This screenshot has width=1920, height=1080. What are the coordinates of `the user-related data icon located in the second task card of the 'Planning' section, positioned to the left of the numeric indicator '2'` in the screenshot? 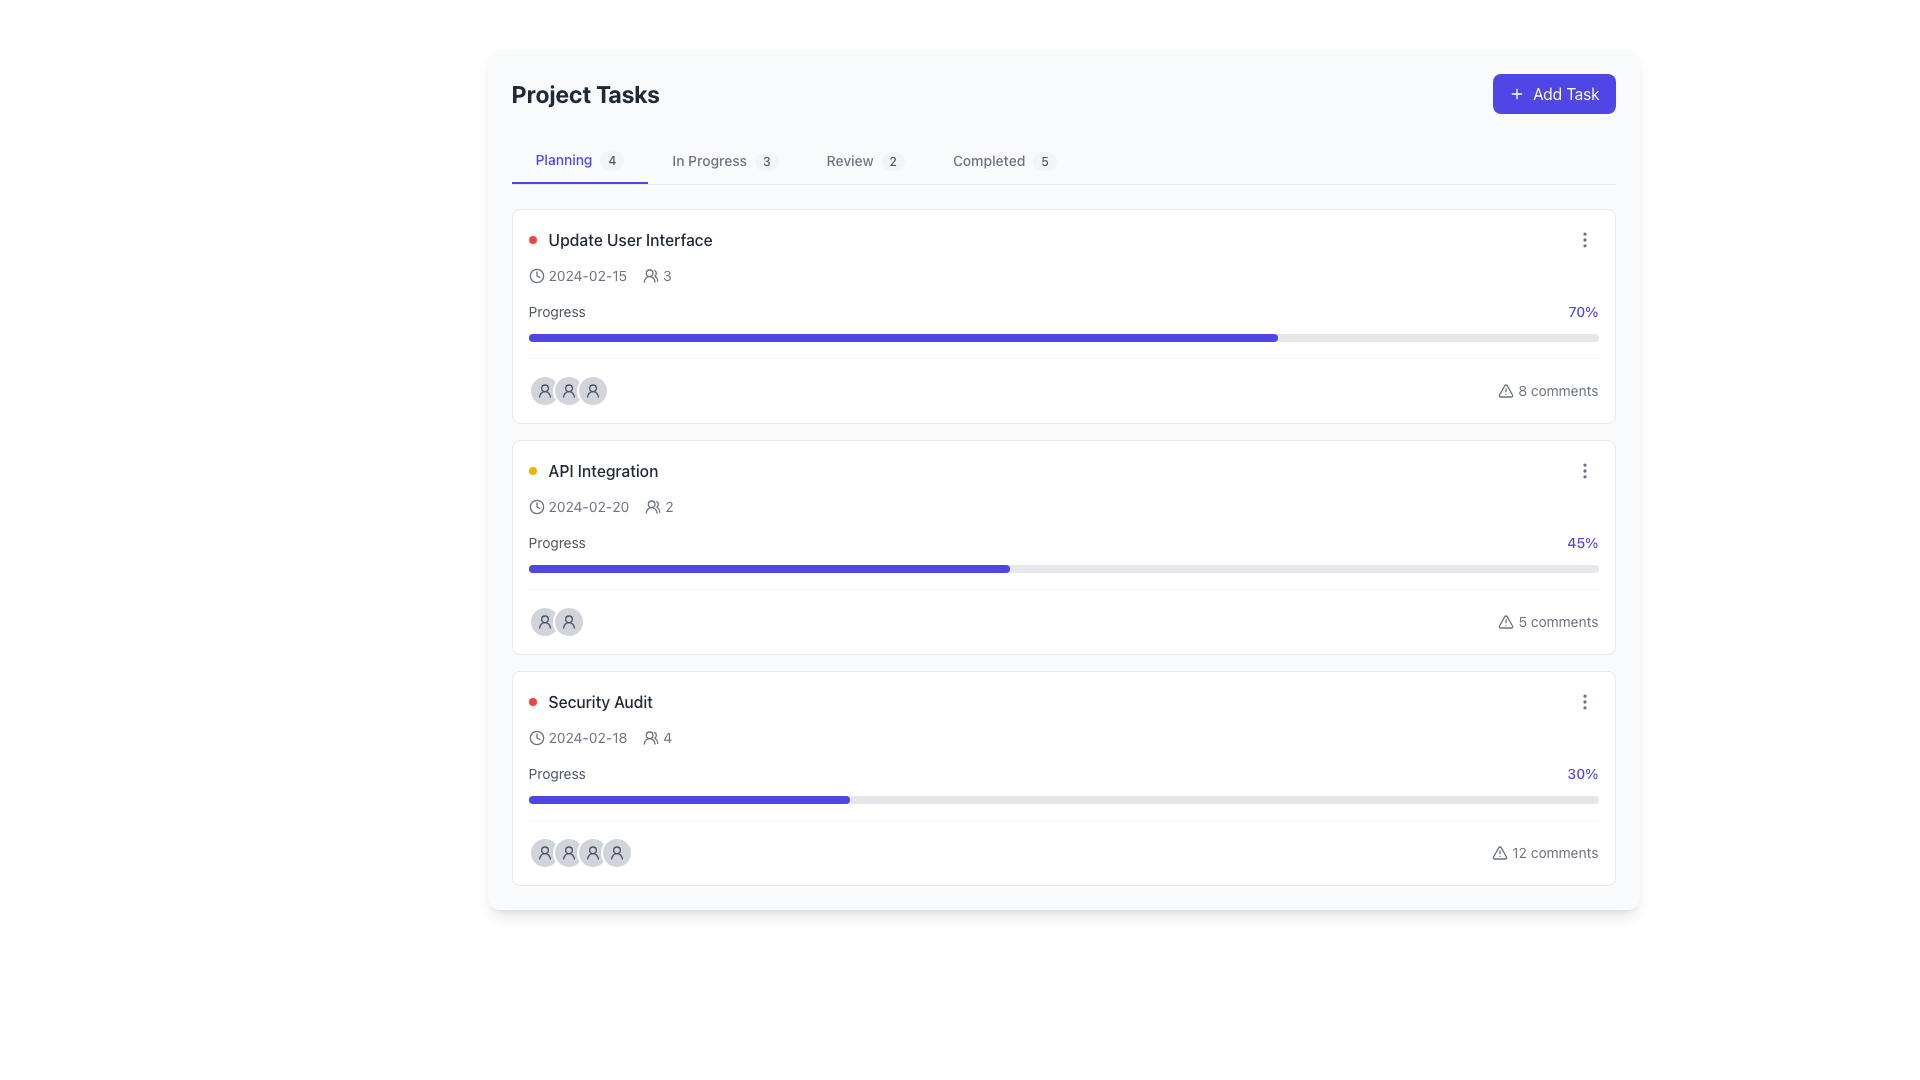 It's located at (653, 505).